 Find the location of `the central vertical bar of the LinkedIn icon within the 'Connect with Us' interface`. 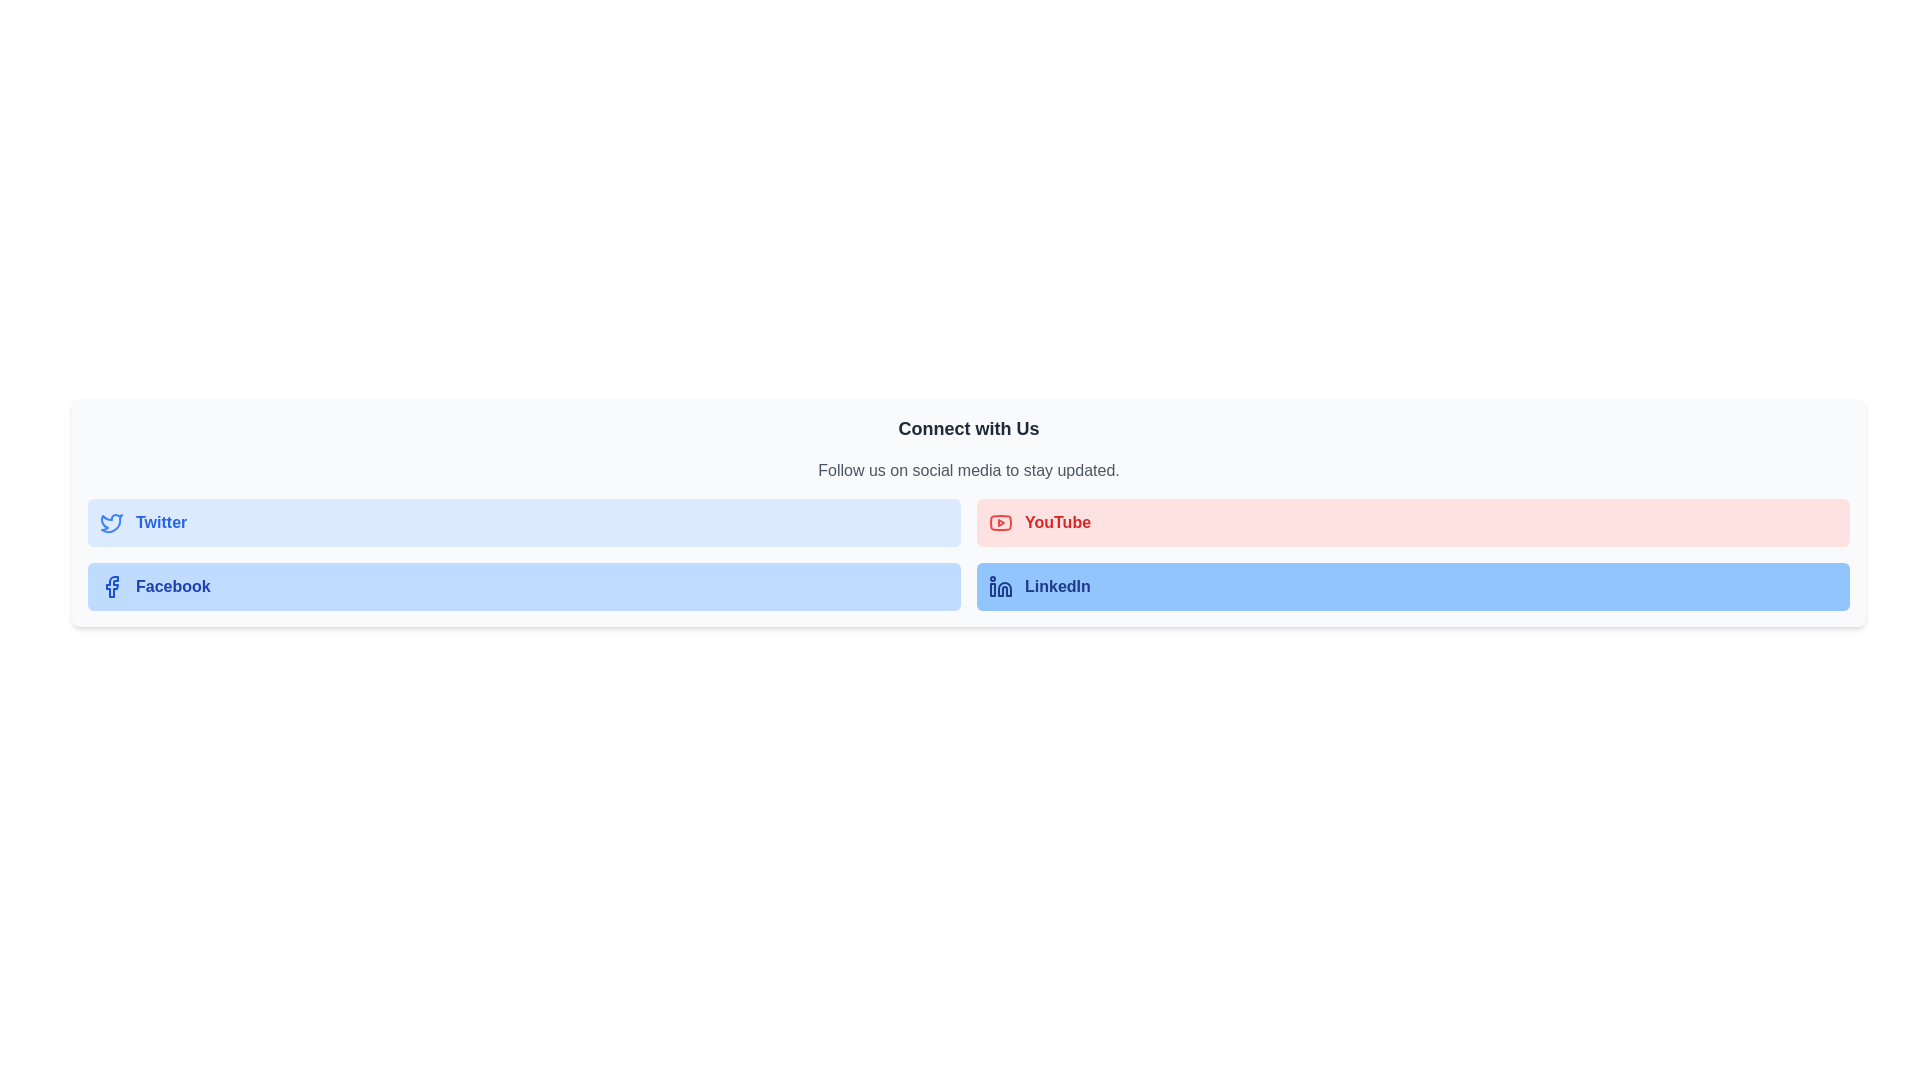

the central vertical bar of the LinkedIn icon within the 'Connect with Us' interface is located at coordinates (993, 589).